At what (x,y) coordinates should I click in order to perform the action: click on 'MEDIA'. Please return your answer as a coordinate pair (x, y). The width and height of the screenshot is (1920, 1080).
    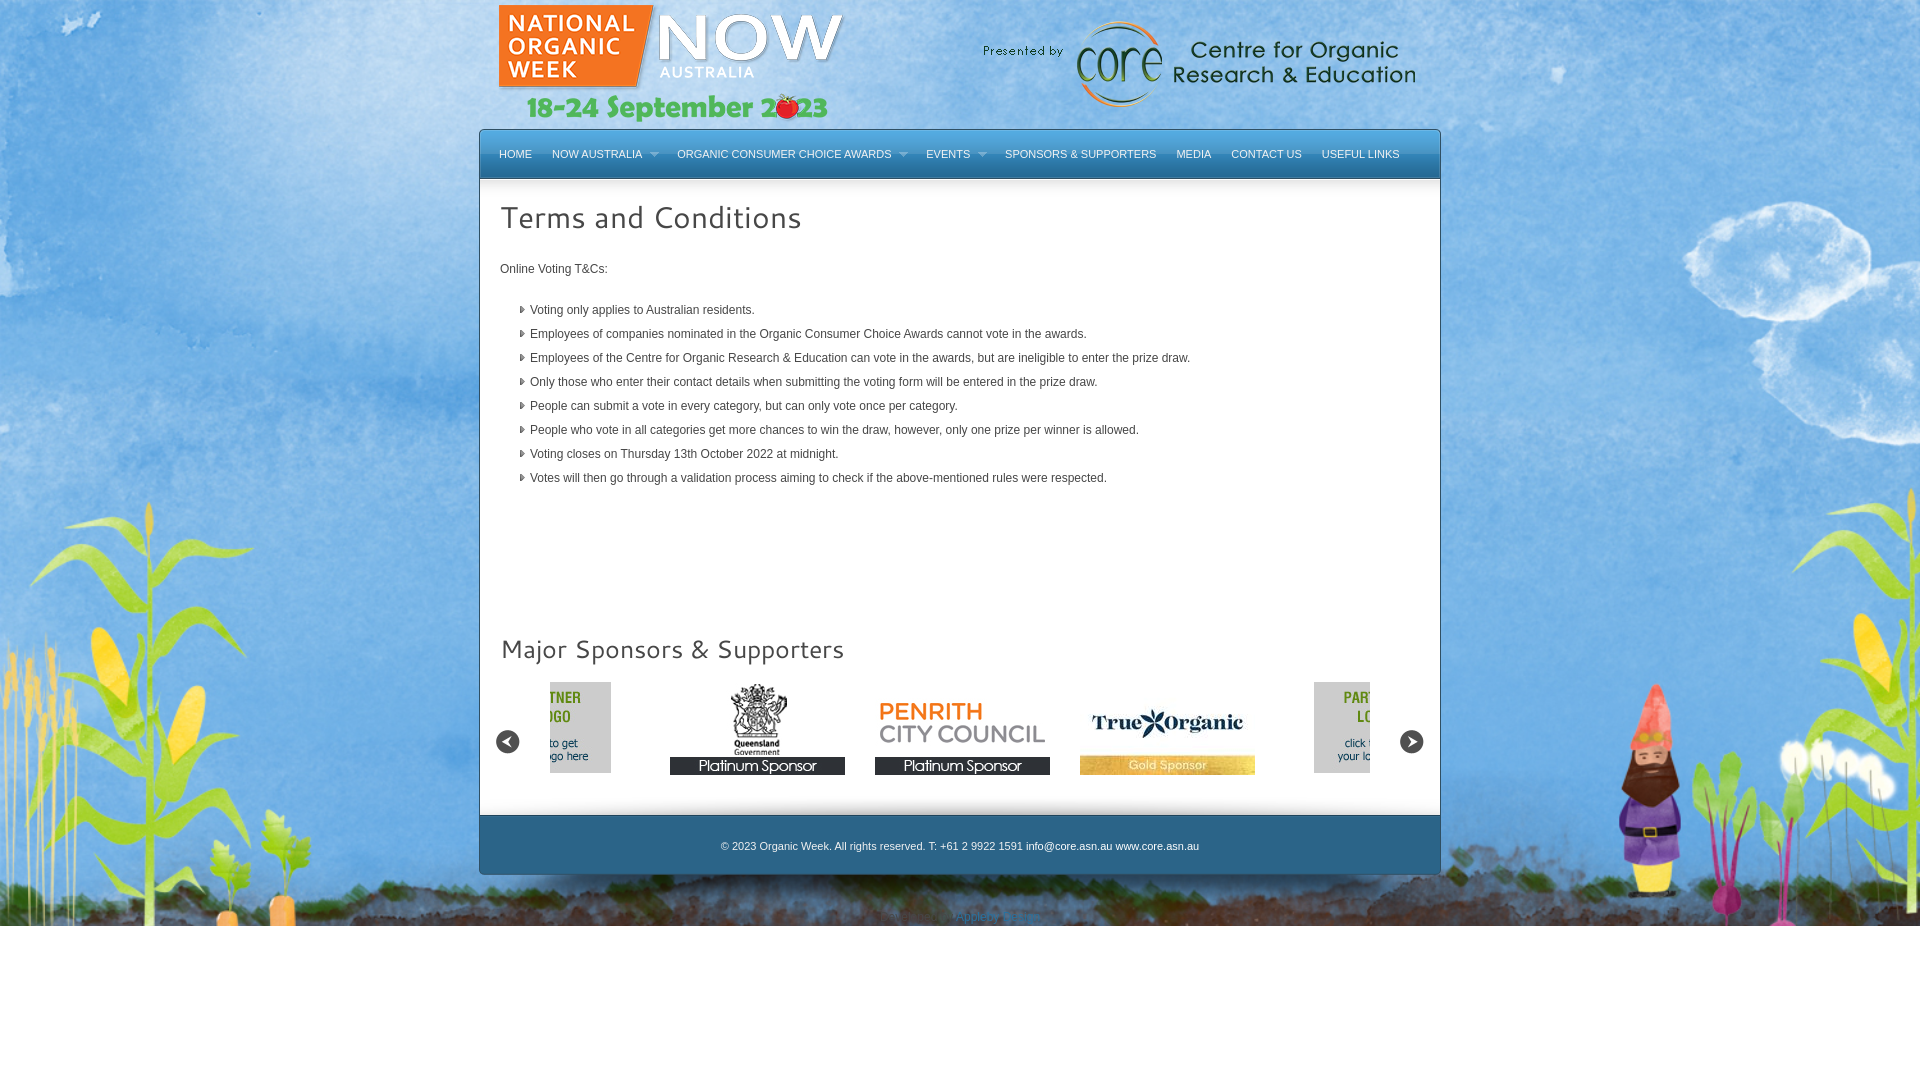
    Looking at the image, I should click on (1166, 152).